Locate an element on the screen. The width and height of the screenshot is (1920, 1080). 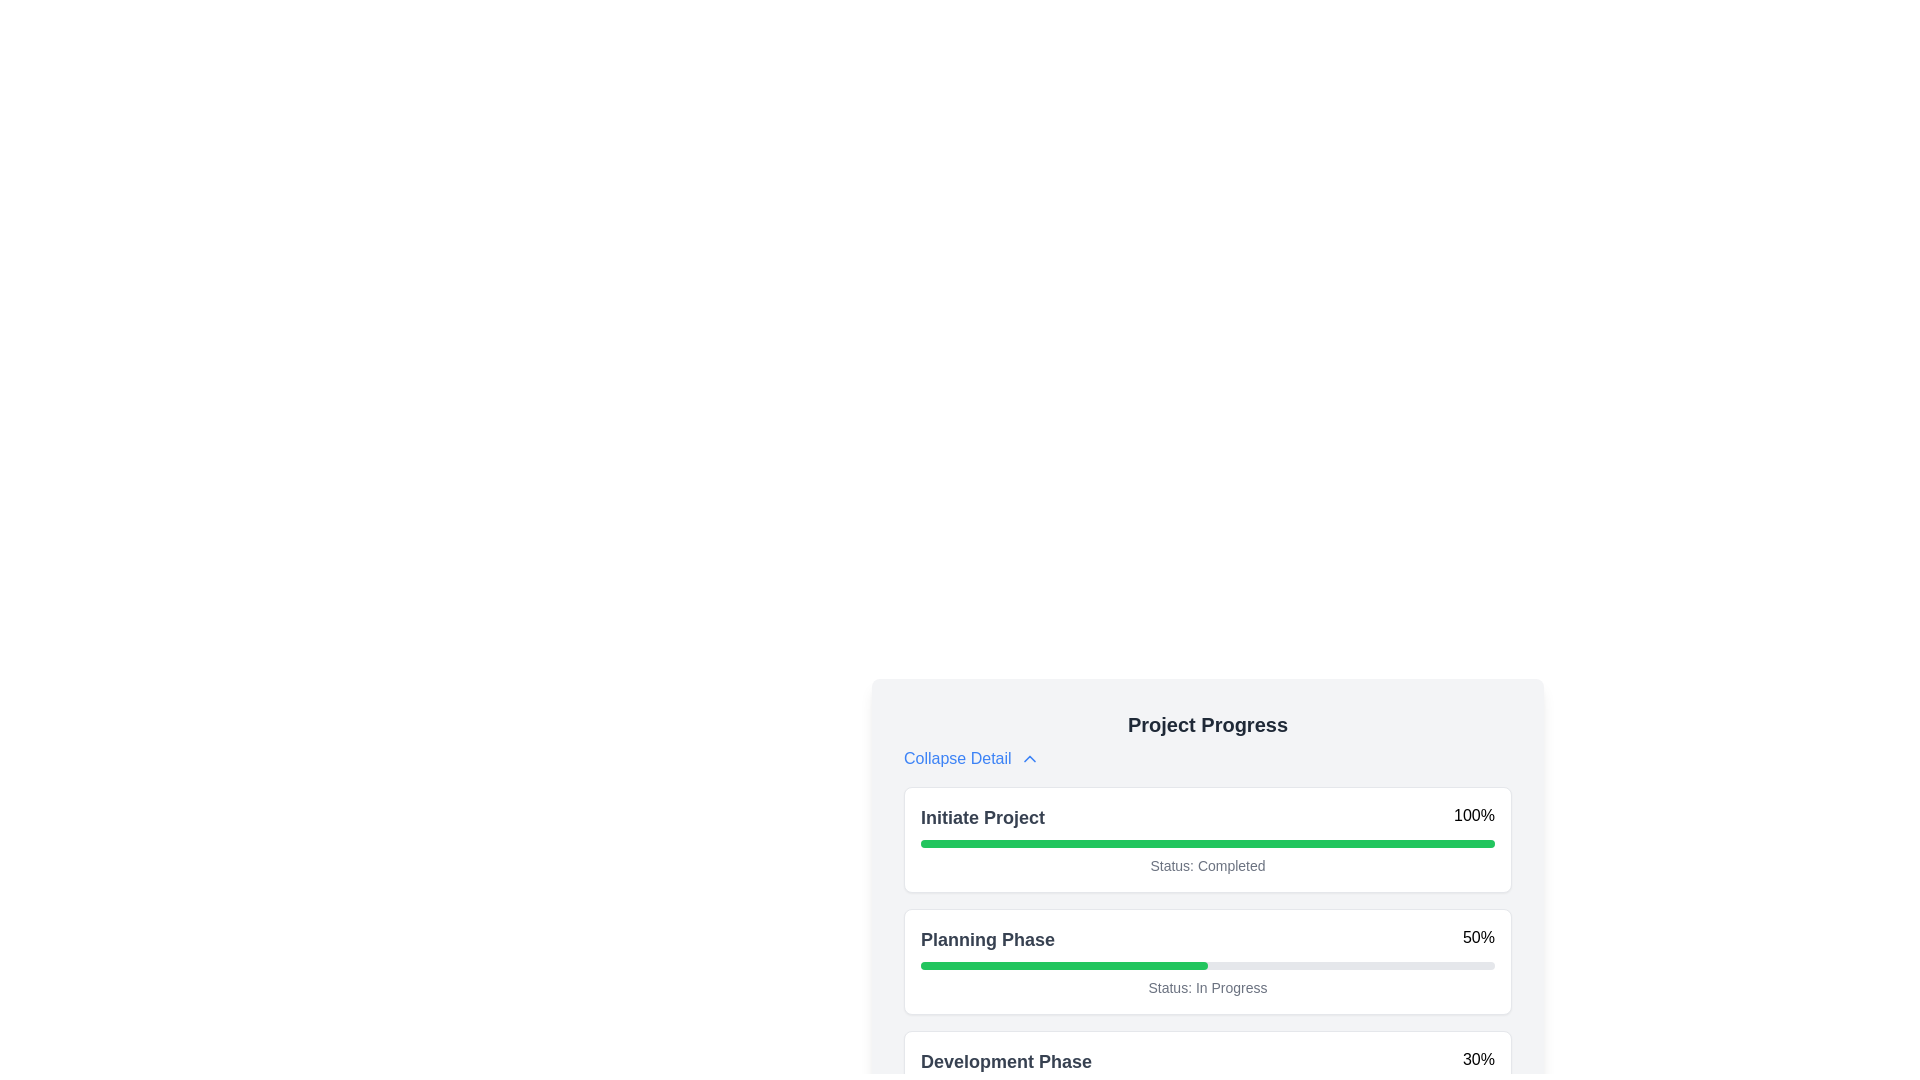
the expandable/collapsible icon located to the right of the 'Collapse Detail' text in the 'Project Progress' panel is located at coordinates (1029, 759).